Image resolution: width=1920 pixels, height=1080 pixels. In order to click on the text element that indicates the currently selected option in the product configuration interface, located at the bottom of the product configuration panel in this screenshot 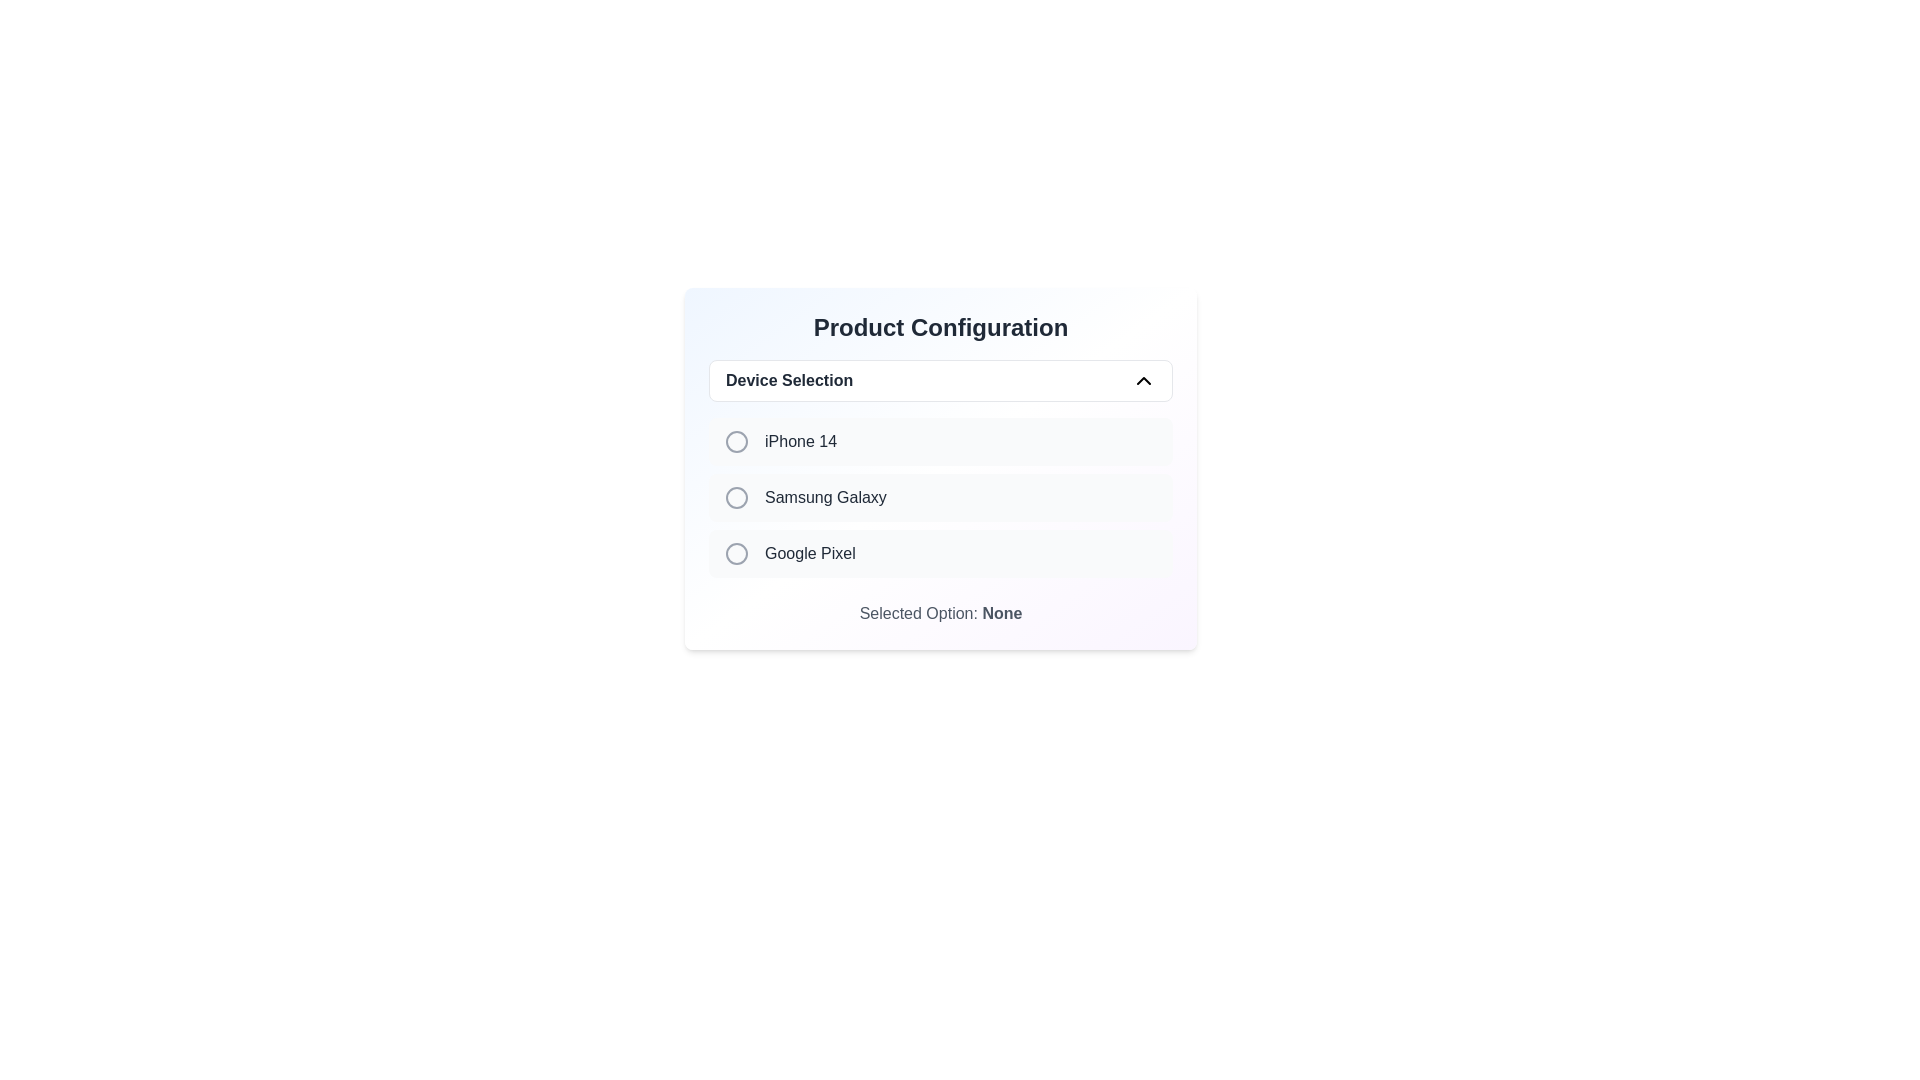, I will do `click(939, 612)`.